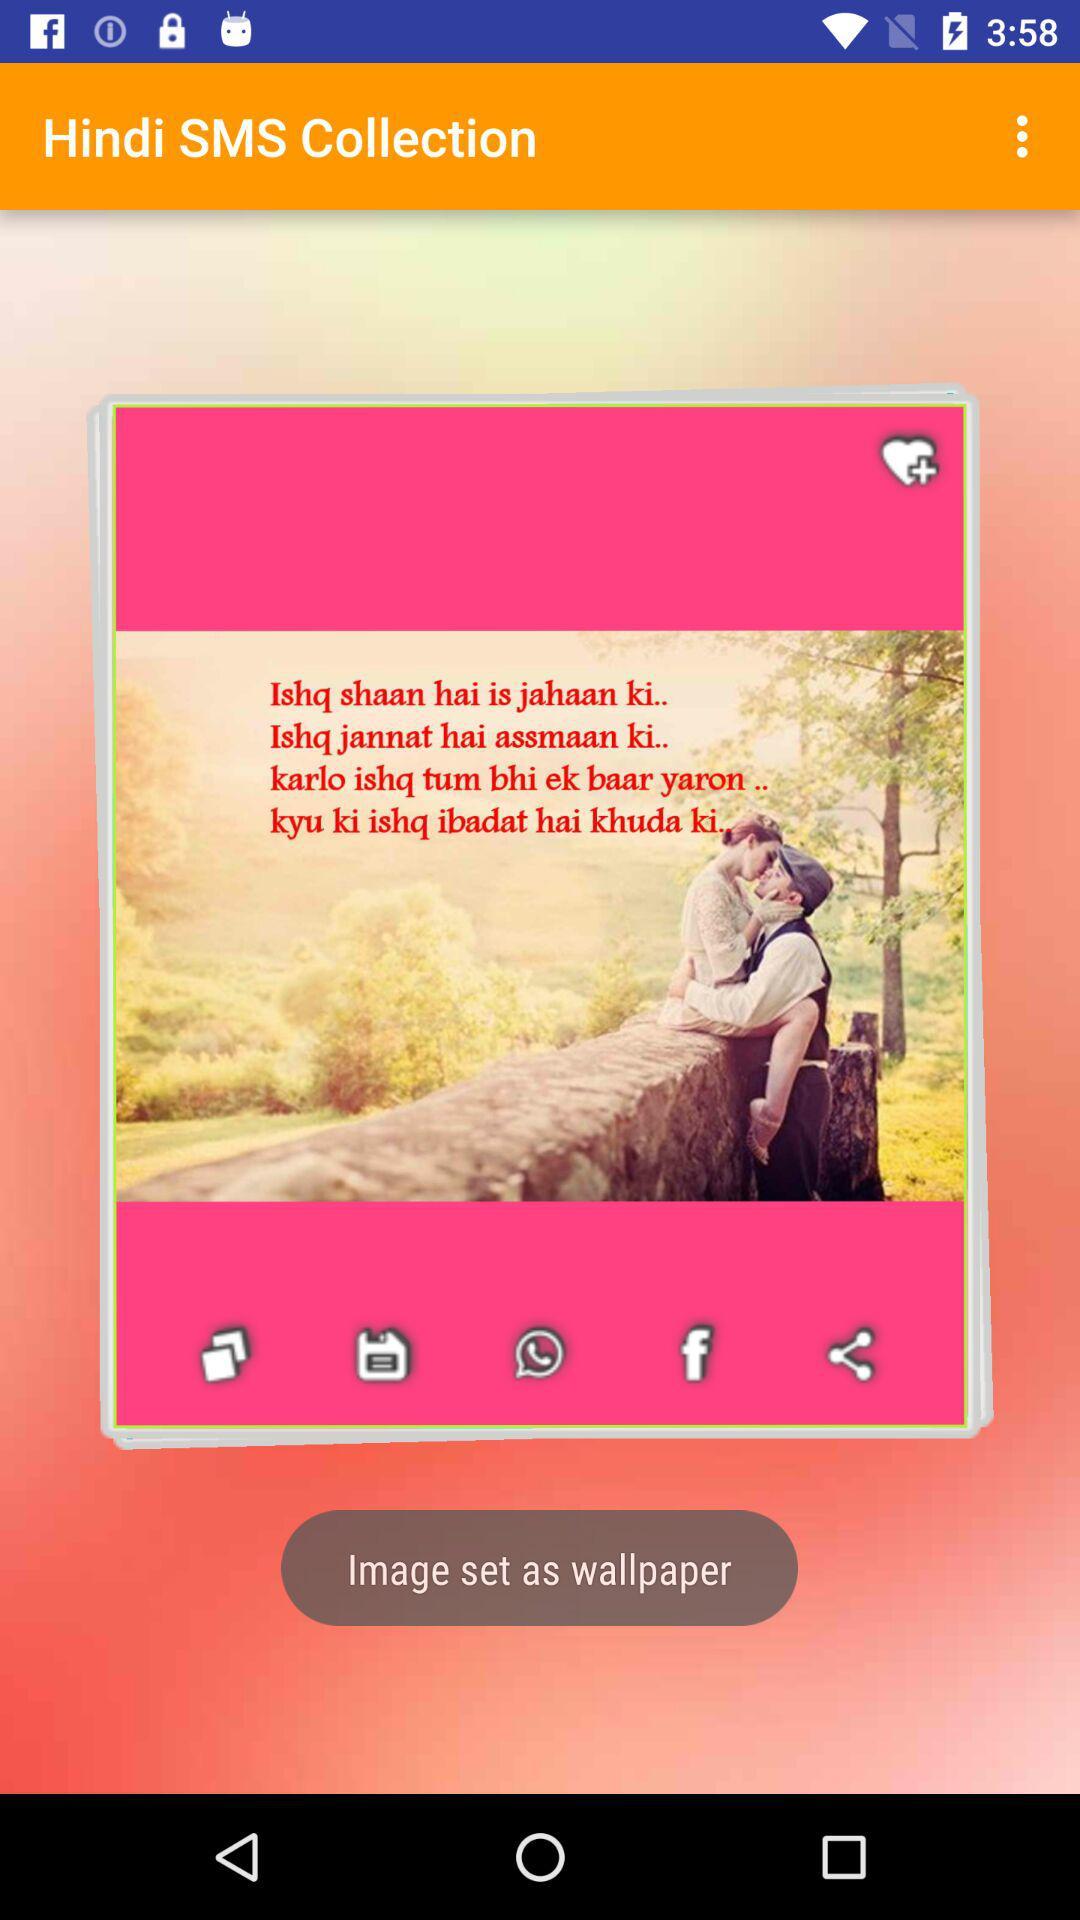 The height and width of the screenshot is (1920, 1080). I want to click on the facebook icon, so click(225, 1354).